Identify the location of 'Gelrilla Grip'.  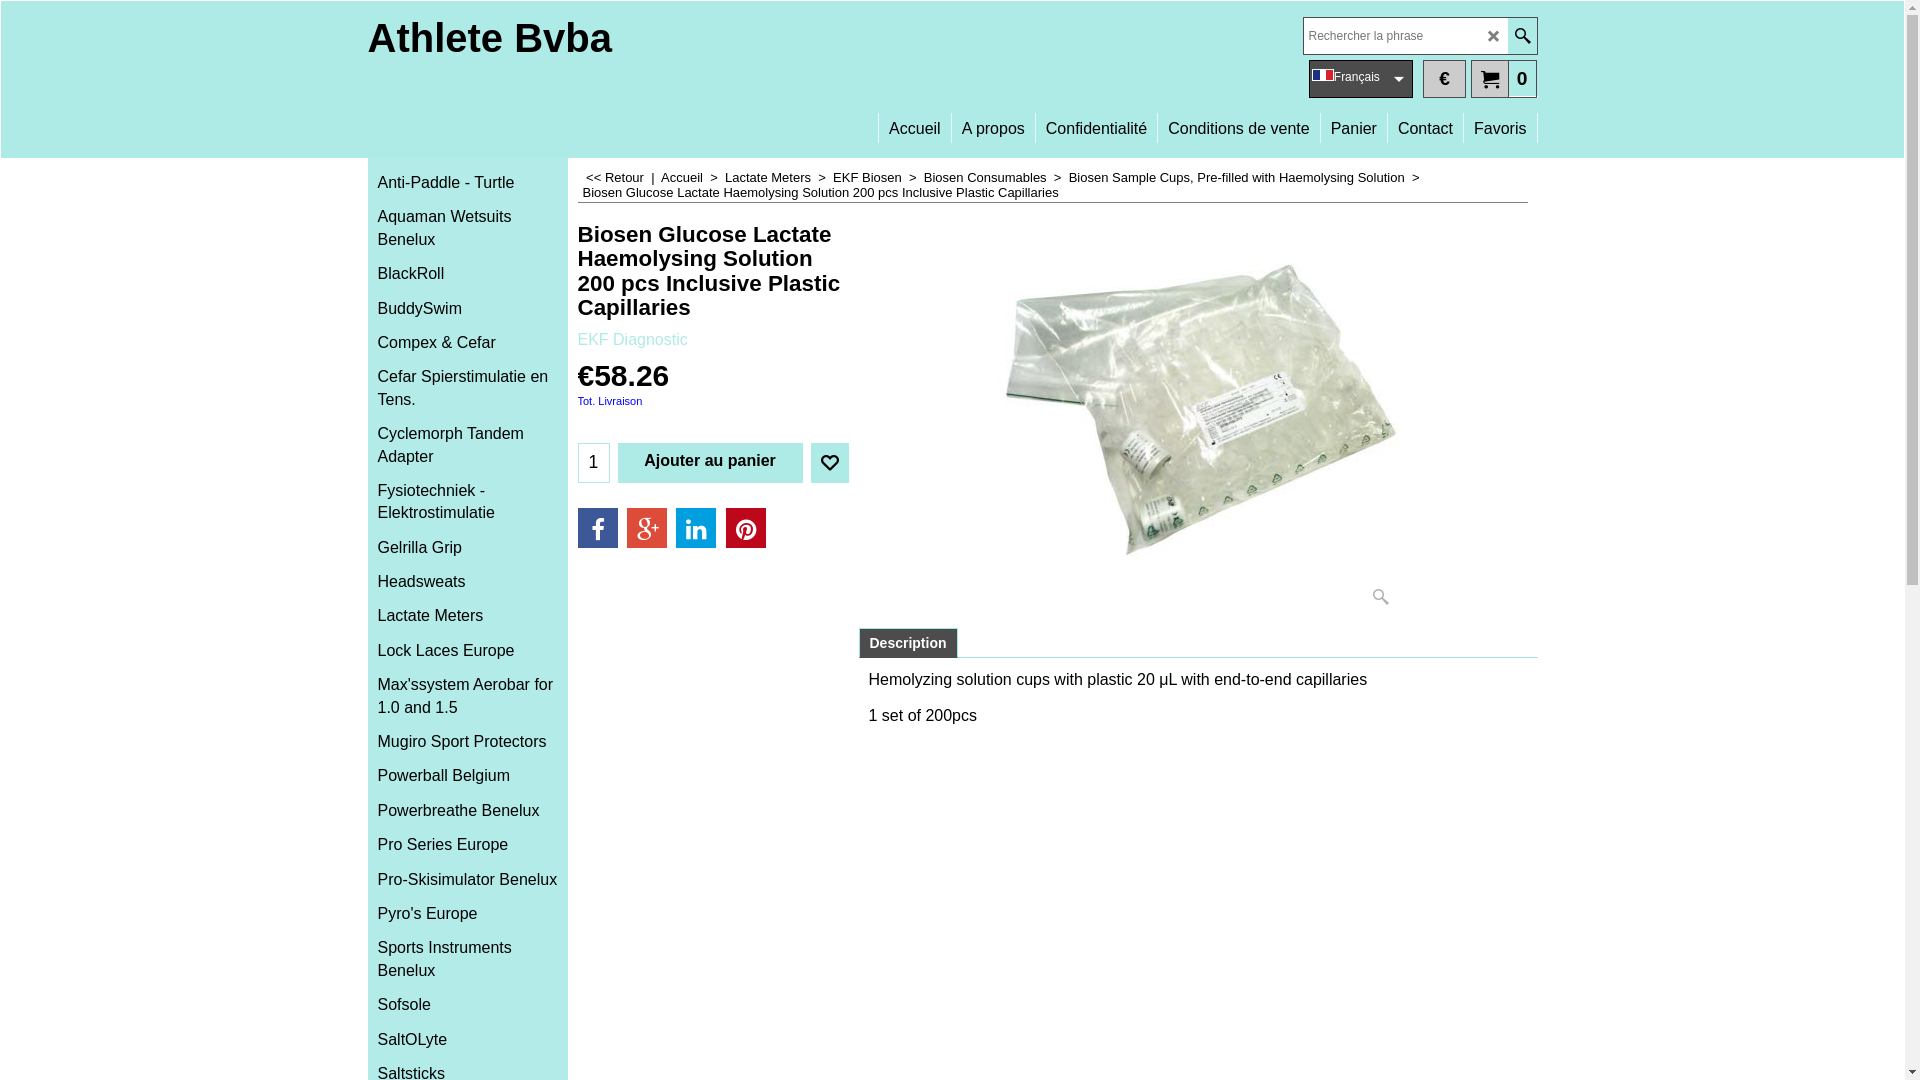
(368, 547).